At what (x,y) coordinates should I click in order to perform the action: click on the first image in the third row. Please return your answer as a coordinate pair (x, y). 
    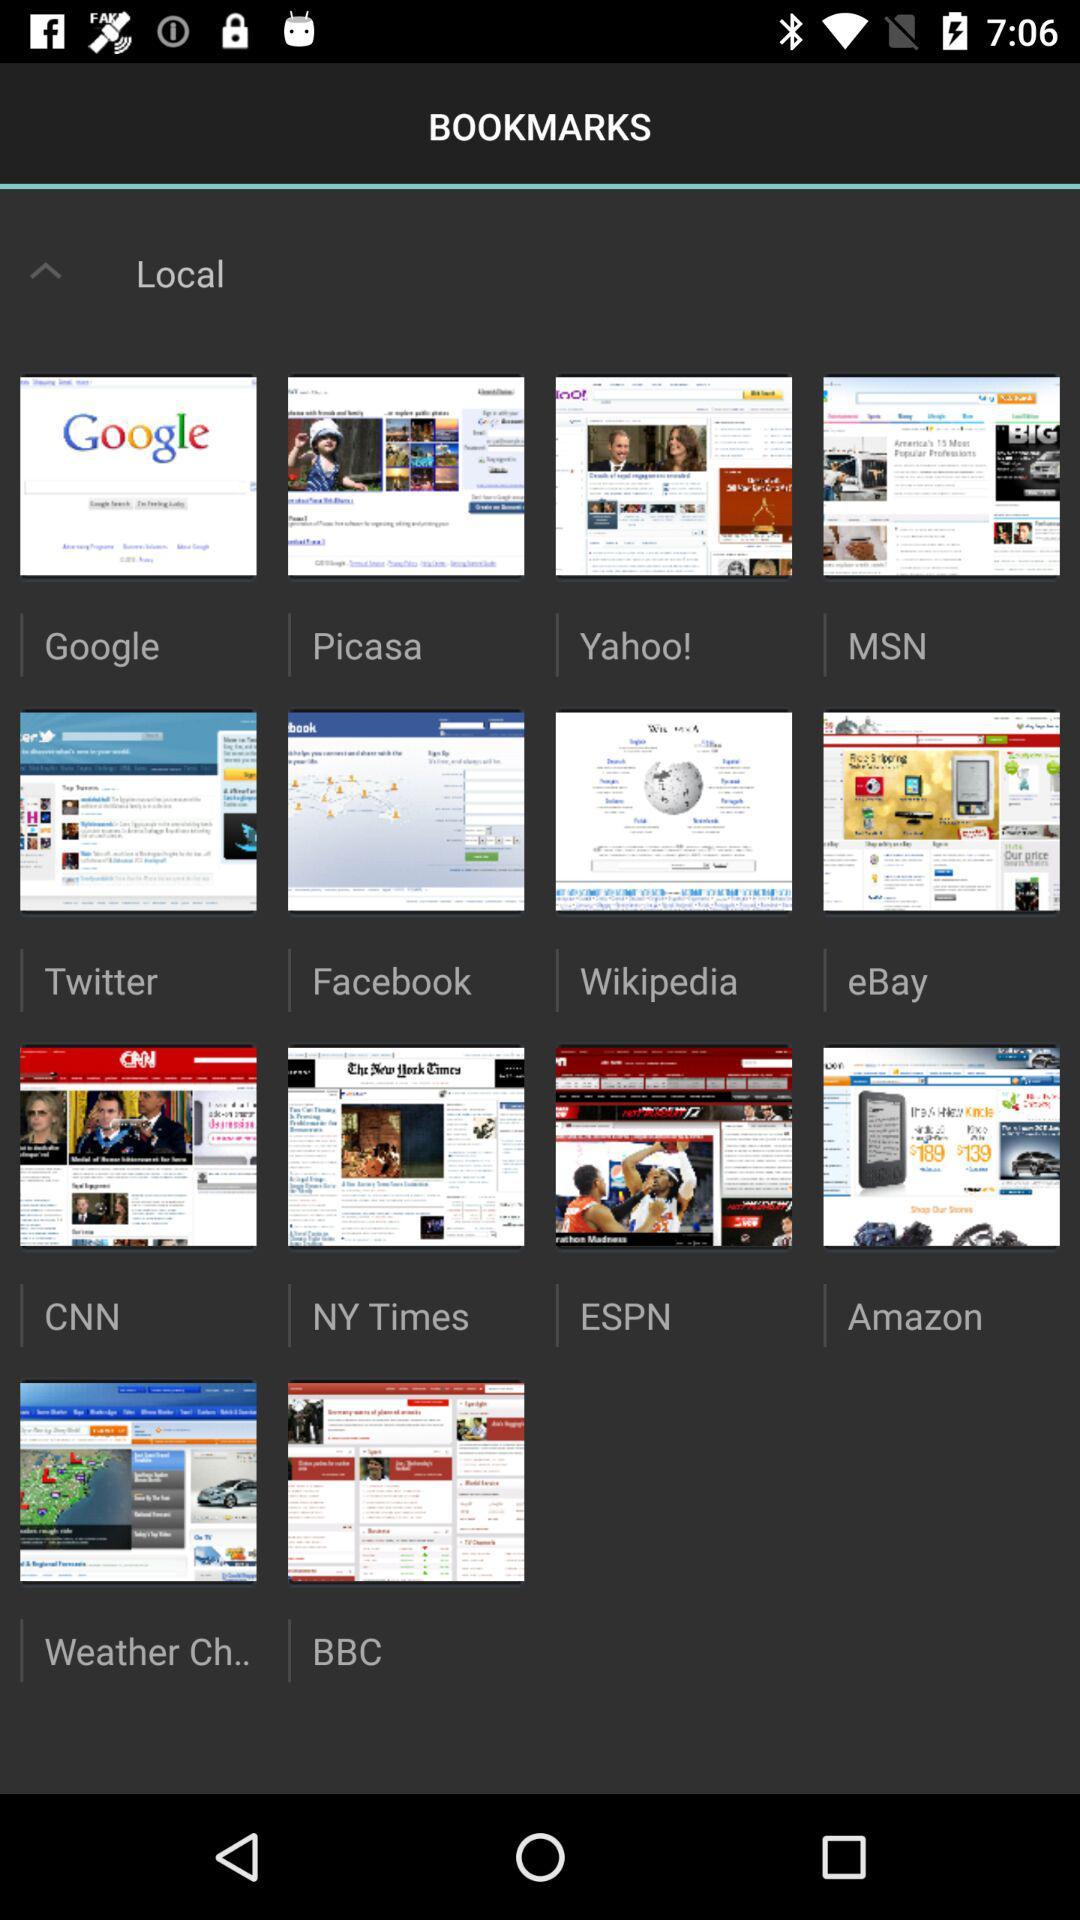
    Looking at the image, I should click on (137, 1147).